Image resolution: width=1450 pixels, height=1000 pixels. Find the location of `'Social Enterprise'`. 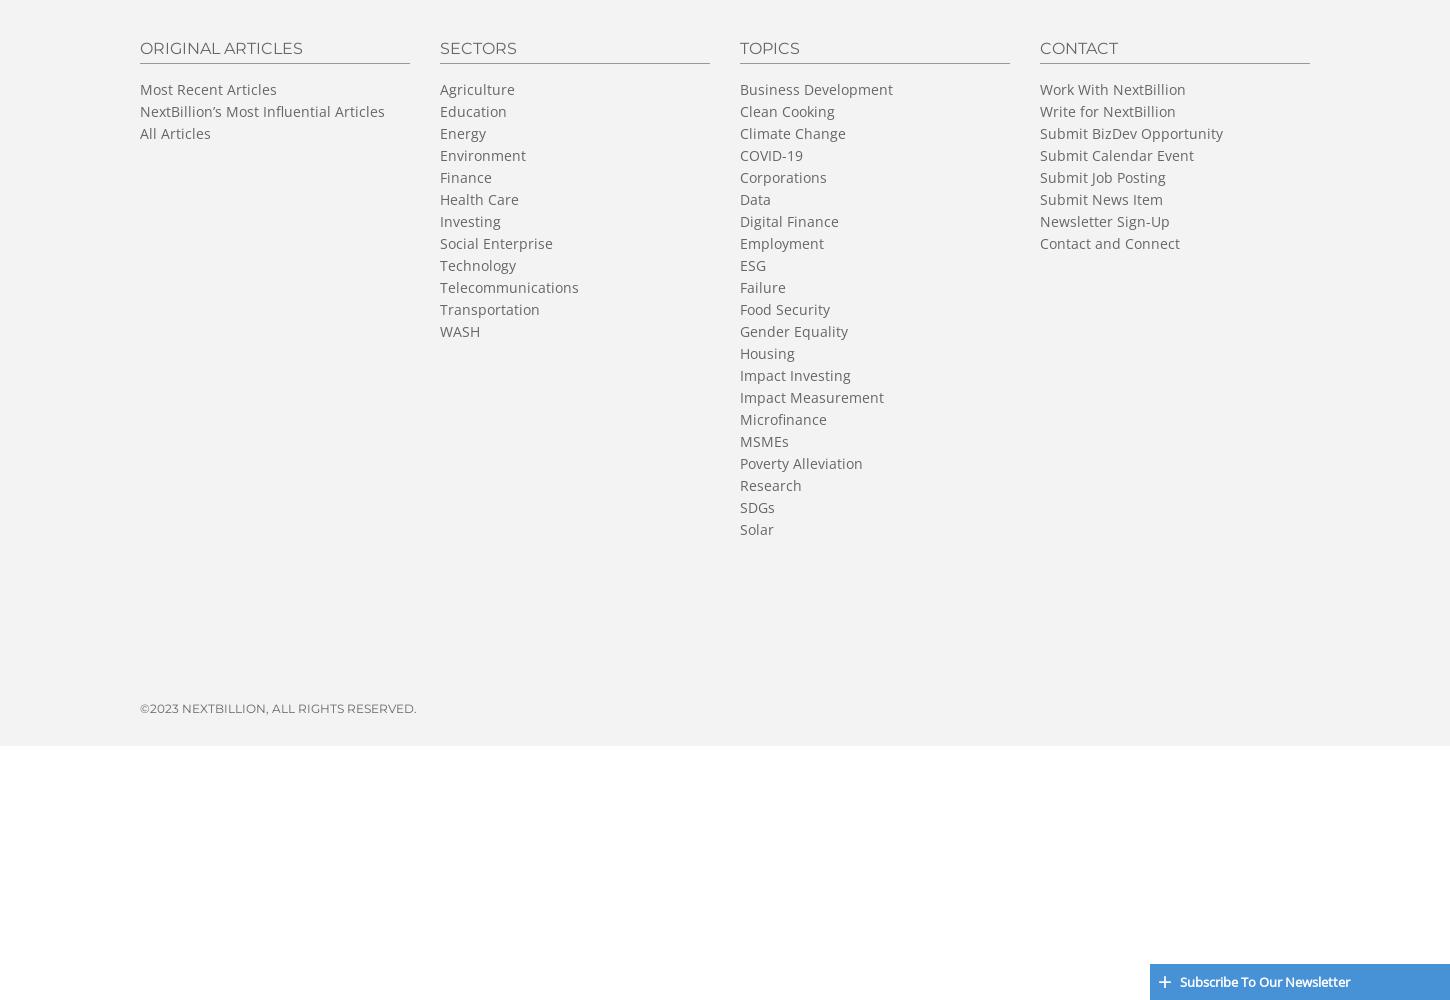

'Social Enterprise' is located at coordinates (496, 241).